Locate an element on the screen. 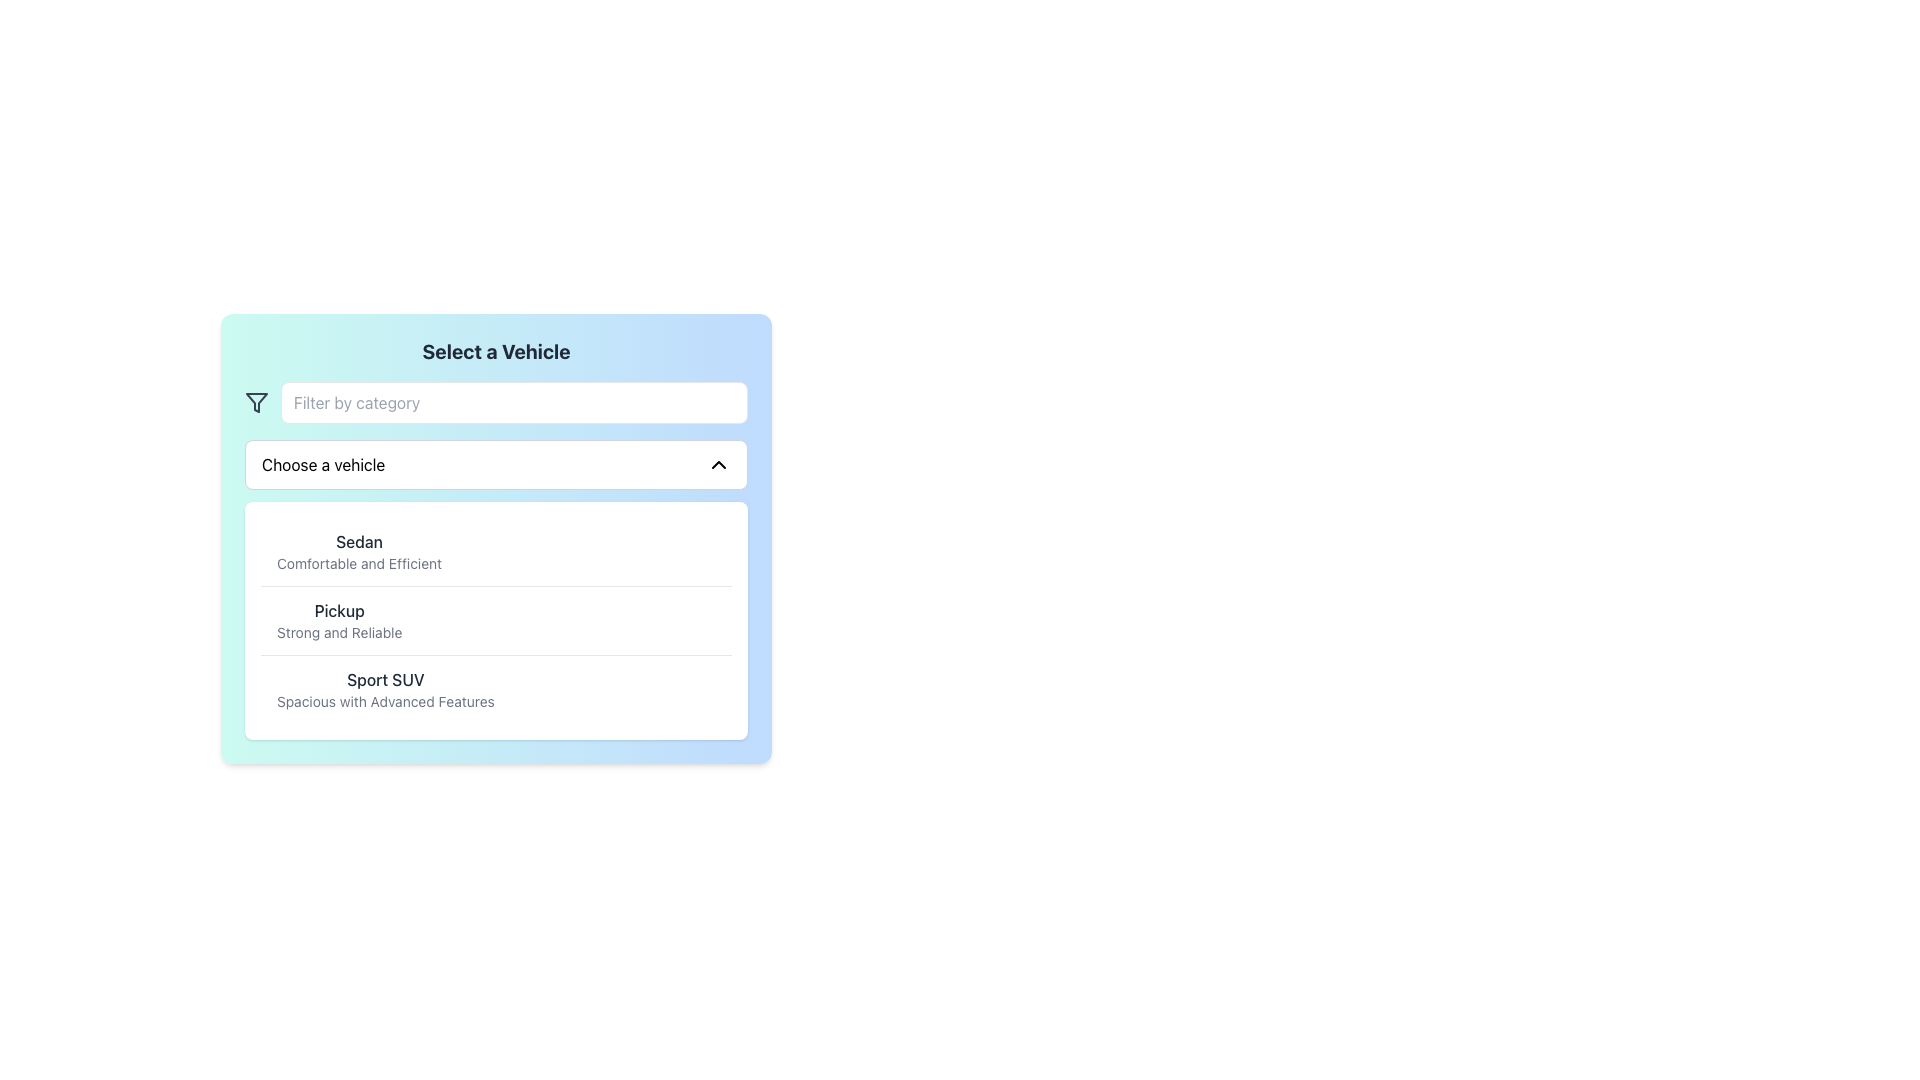 Image resolution: width=1920 pixels, height=1080 pixels. the funnel SVG icon located to the left of the 'Filter by category' text input is located at coordinates (256, 402).